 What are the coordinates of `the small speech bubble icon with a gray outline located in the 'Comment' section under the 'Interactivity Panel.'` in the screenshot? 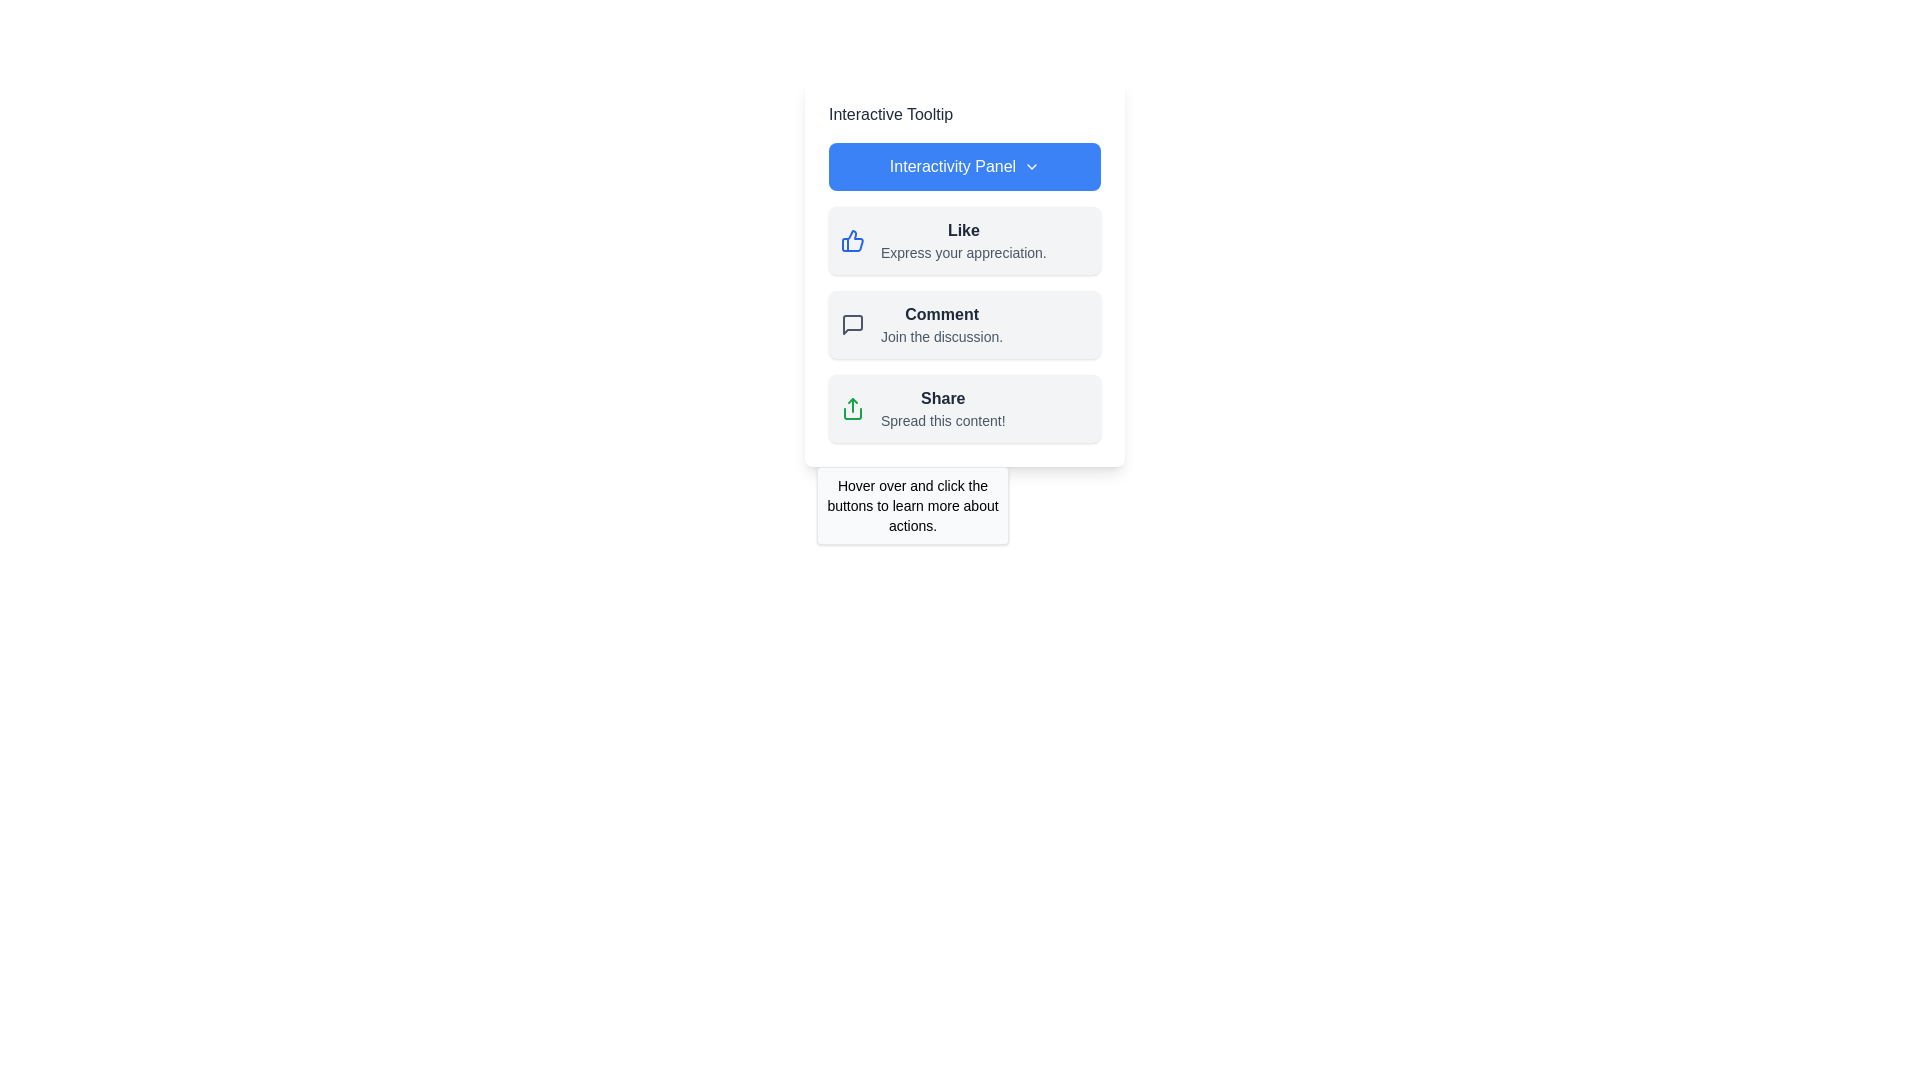 It's located at (853, 323).